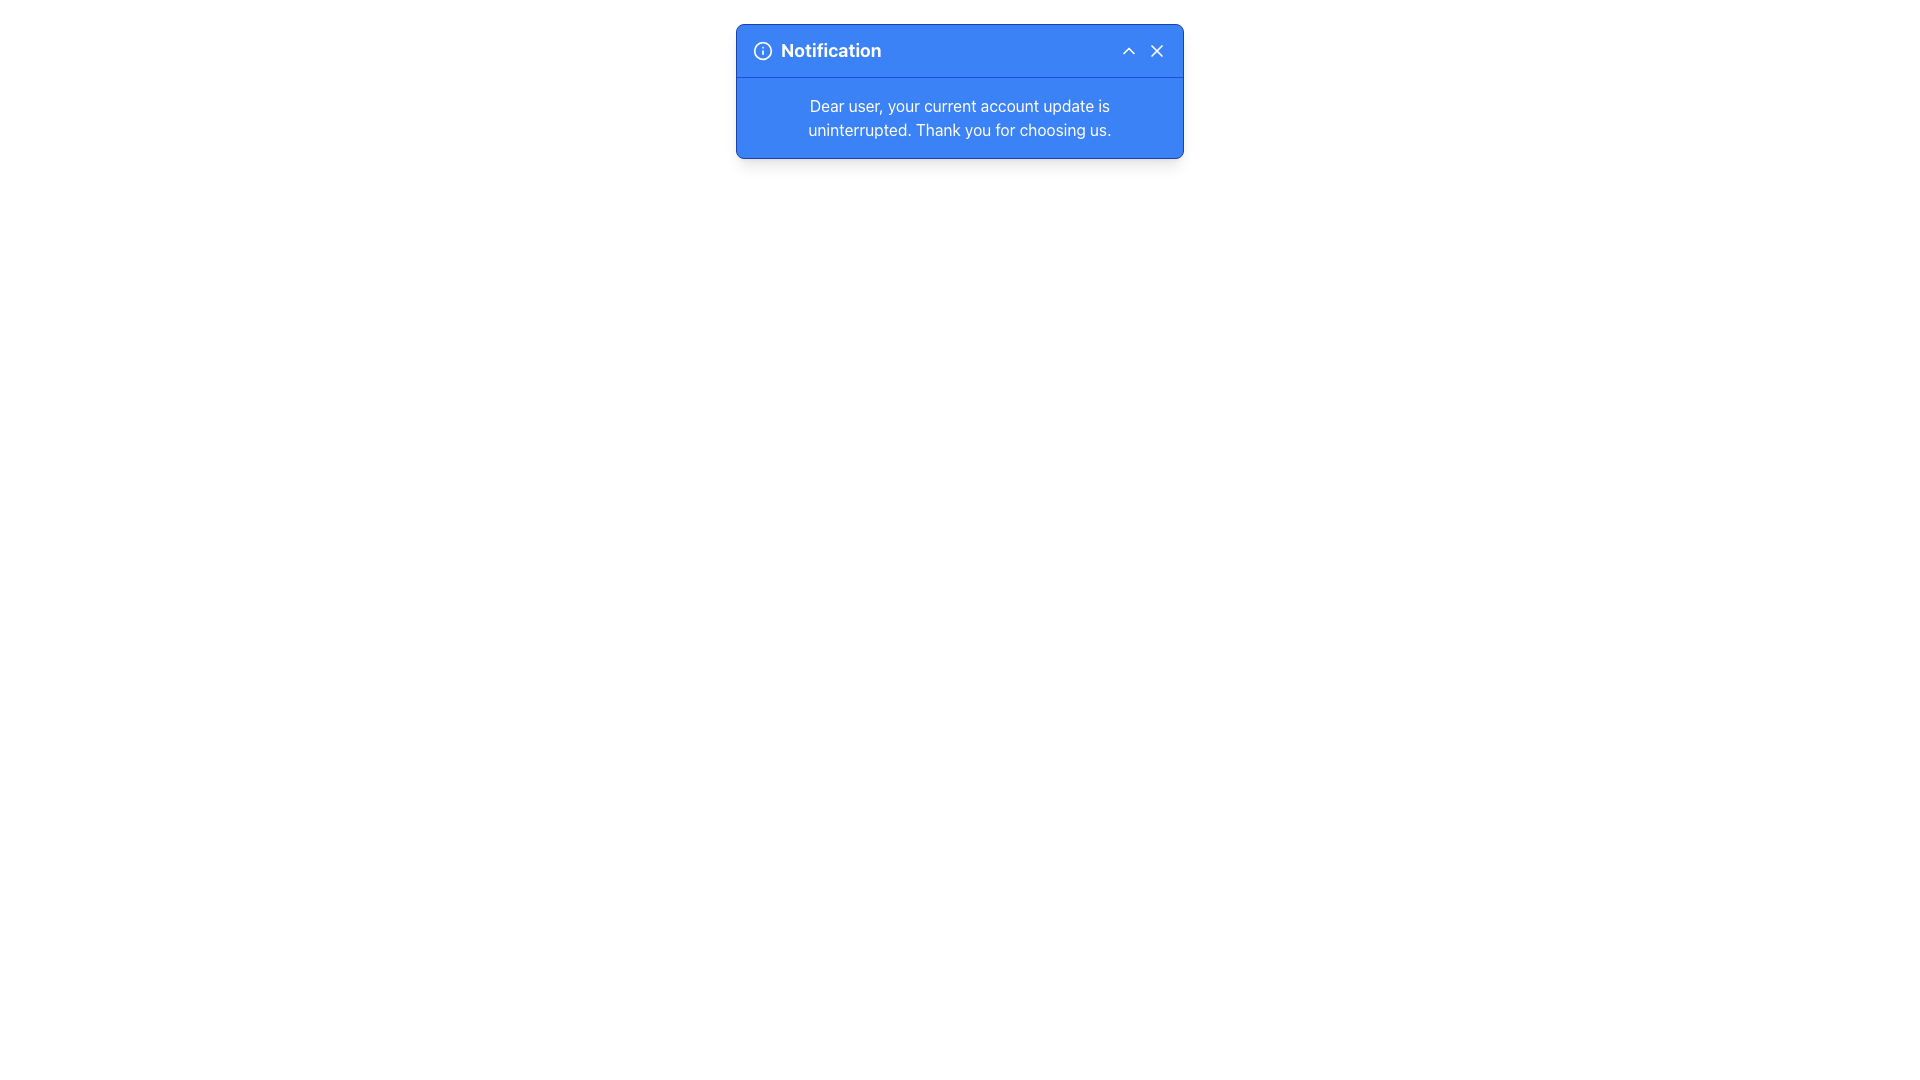 The height and width of the screenshot is (1080, 1920). Describe the element at coordinates (762, 49) in the screenshot. I see `the circular element within the information icon located at the upper-left corner of the blue notification box beside the title 'Notification'` at that location.